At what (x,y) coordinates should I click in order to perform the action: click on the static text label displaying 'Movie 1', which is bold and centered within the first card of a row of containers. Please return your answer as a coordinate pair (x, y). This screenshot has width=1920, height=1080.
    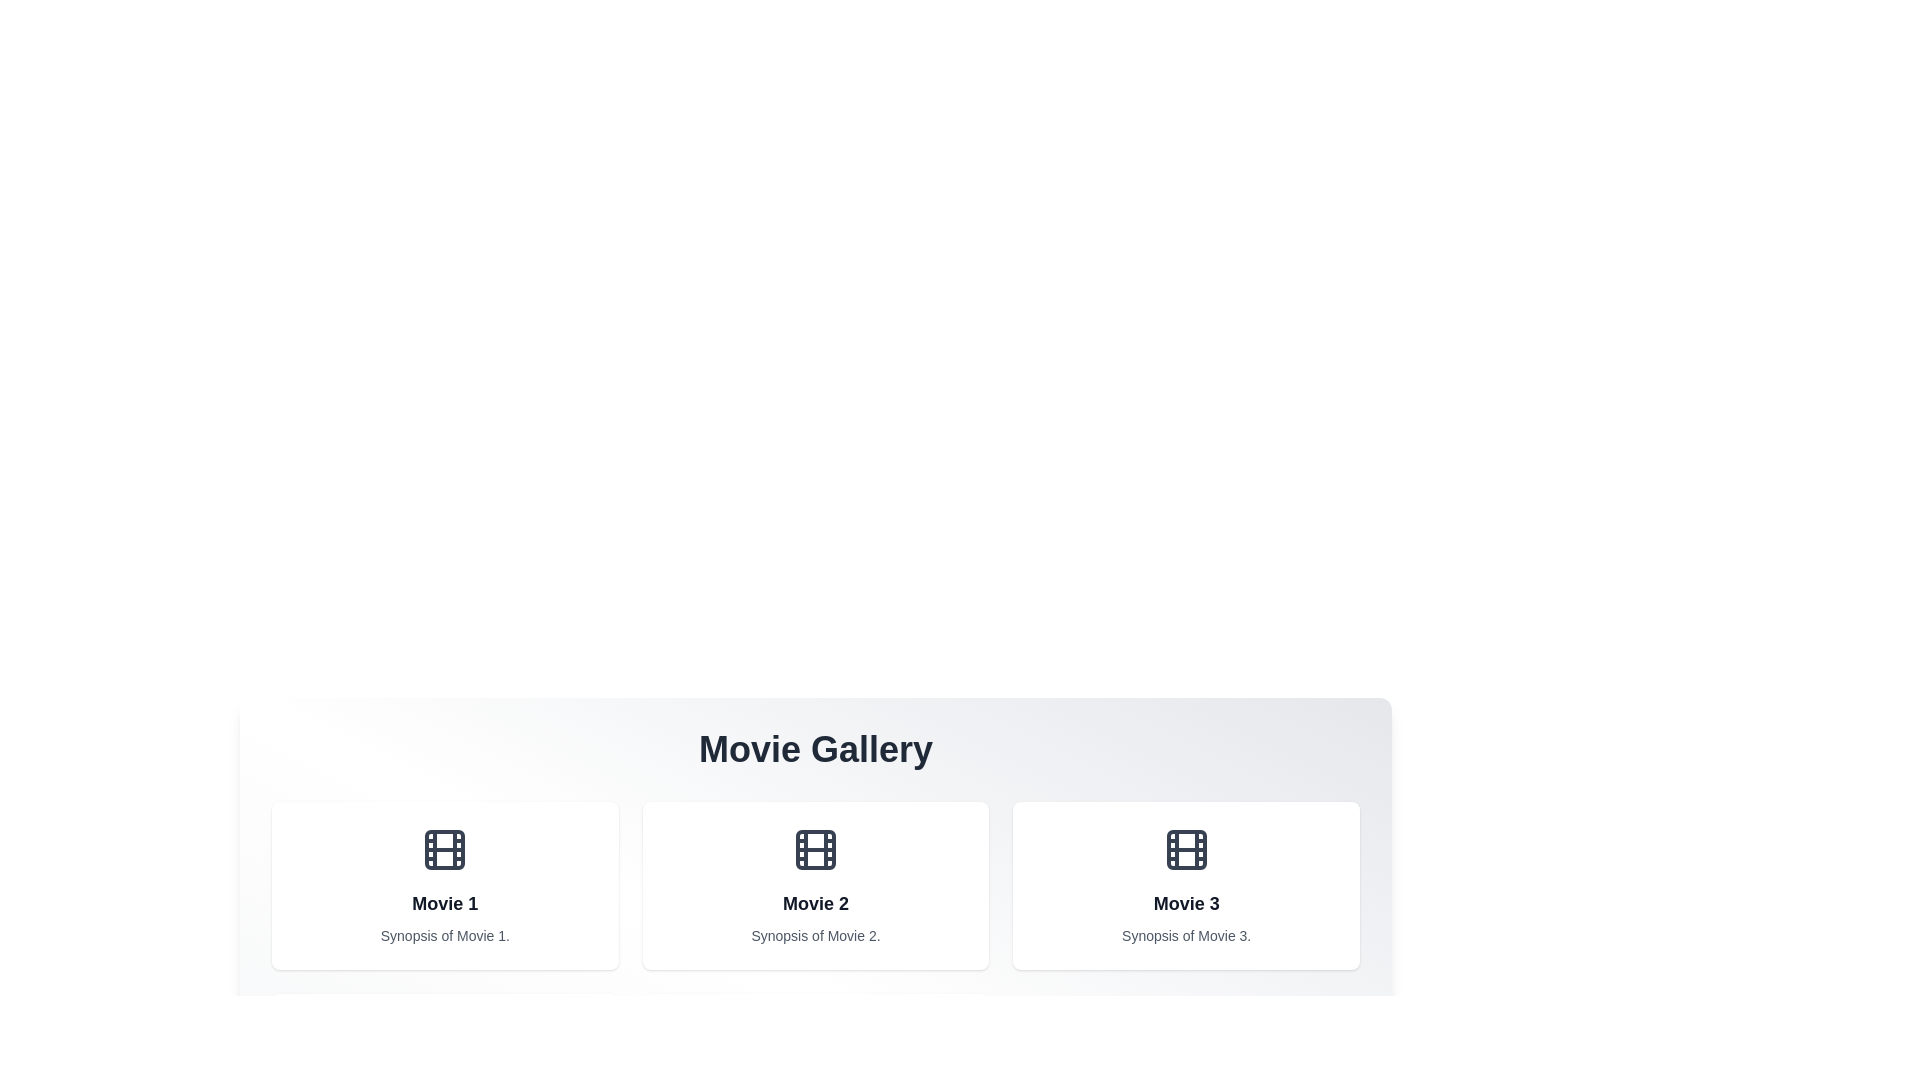
    Looking at the image, I should click on (444, 903).